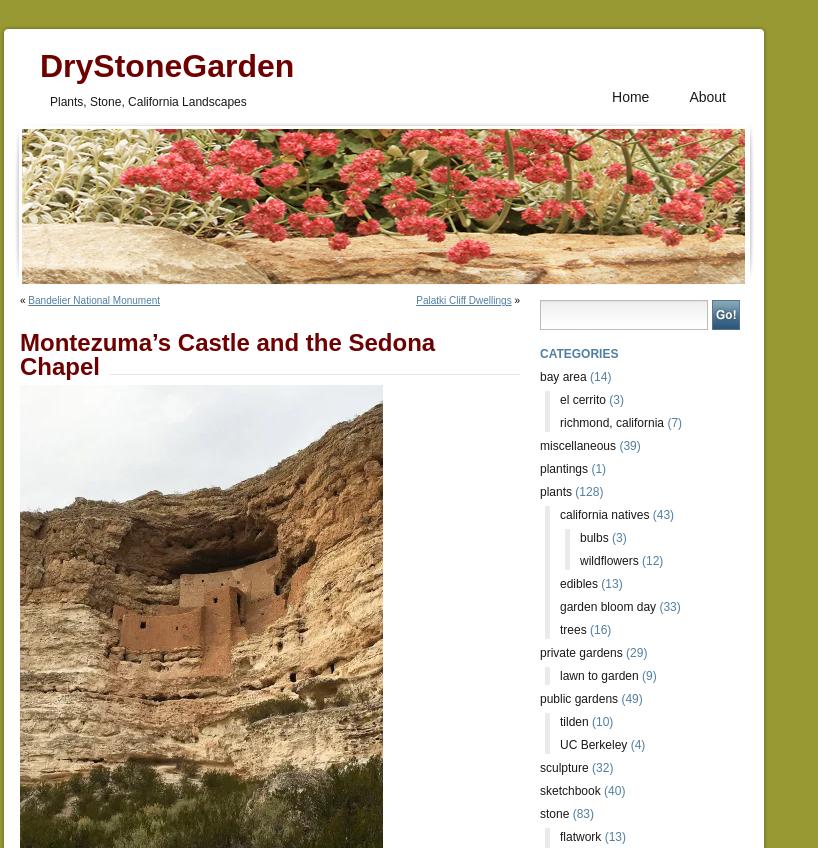 The height and width of the screenshot is (848, 818). What do you see at coordinates (595, 468) in the screenshot?
I see `'(1)'` at bounding box center [595, 468].